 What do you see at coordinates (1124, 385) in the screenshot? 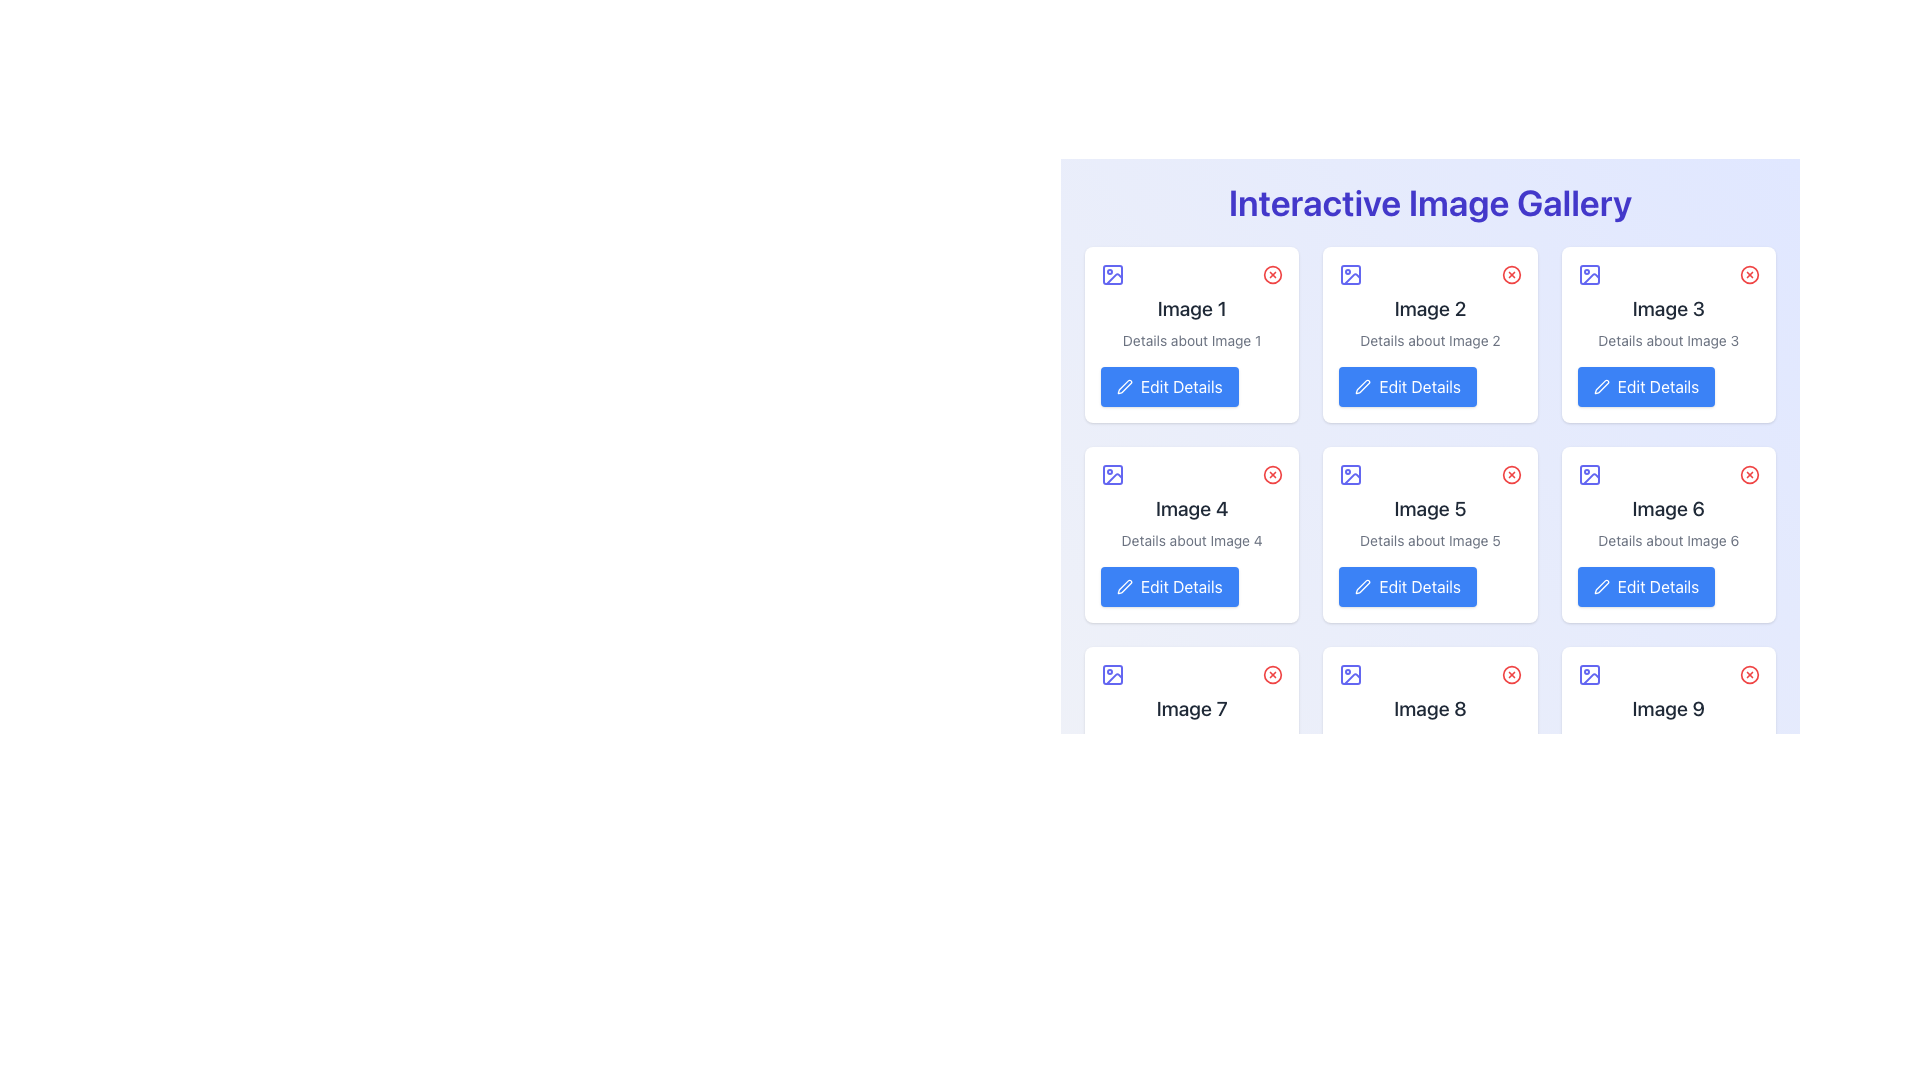
I see `the pen-shaped icon inside the SVG, which is located at the top-left corner of the 'Edit Details' button` at bounding box center [1124, 385].